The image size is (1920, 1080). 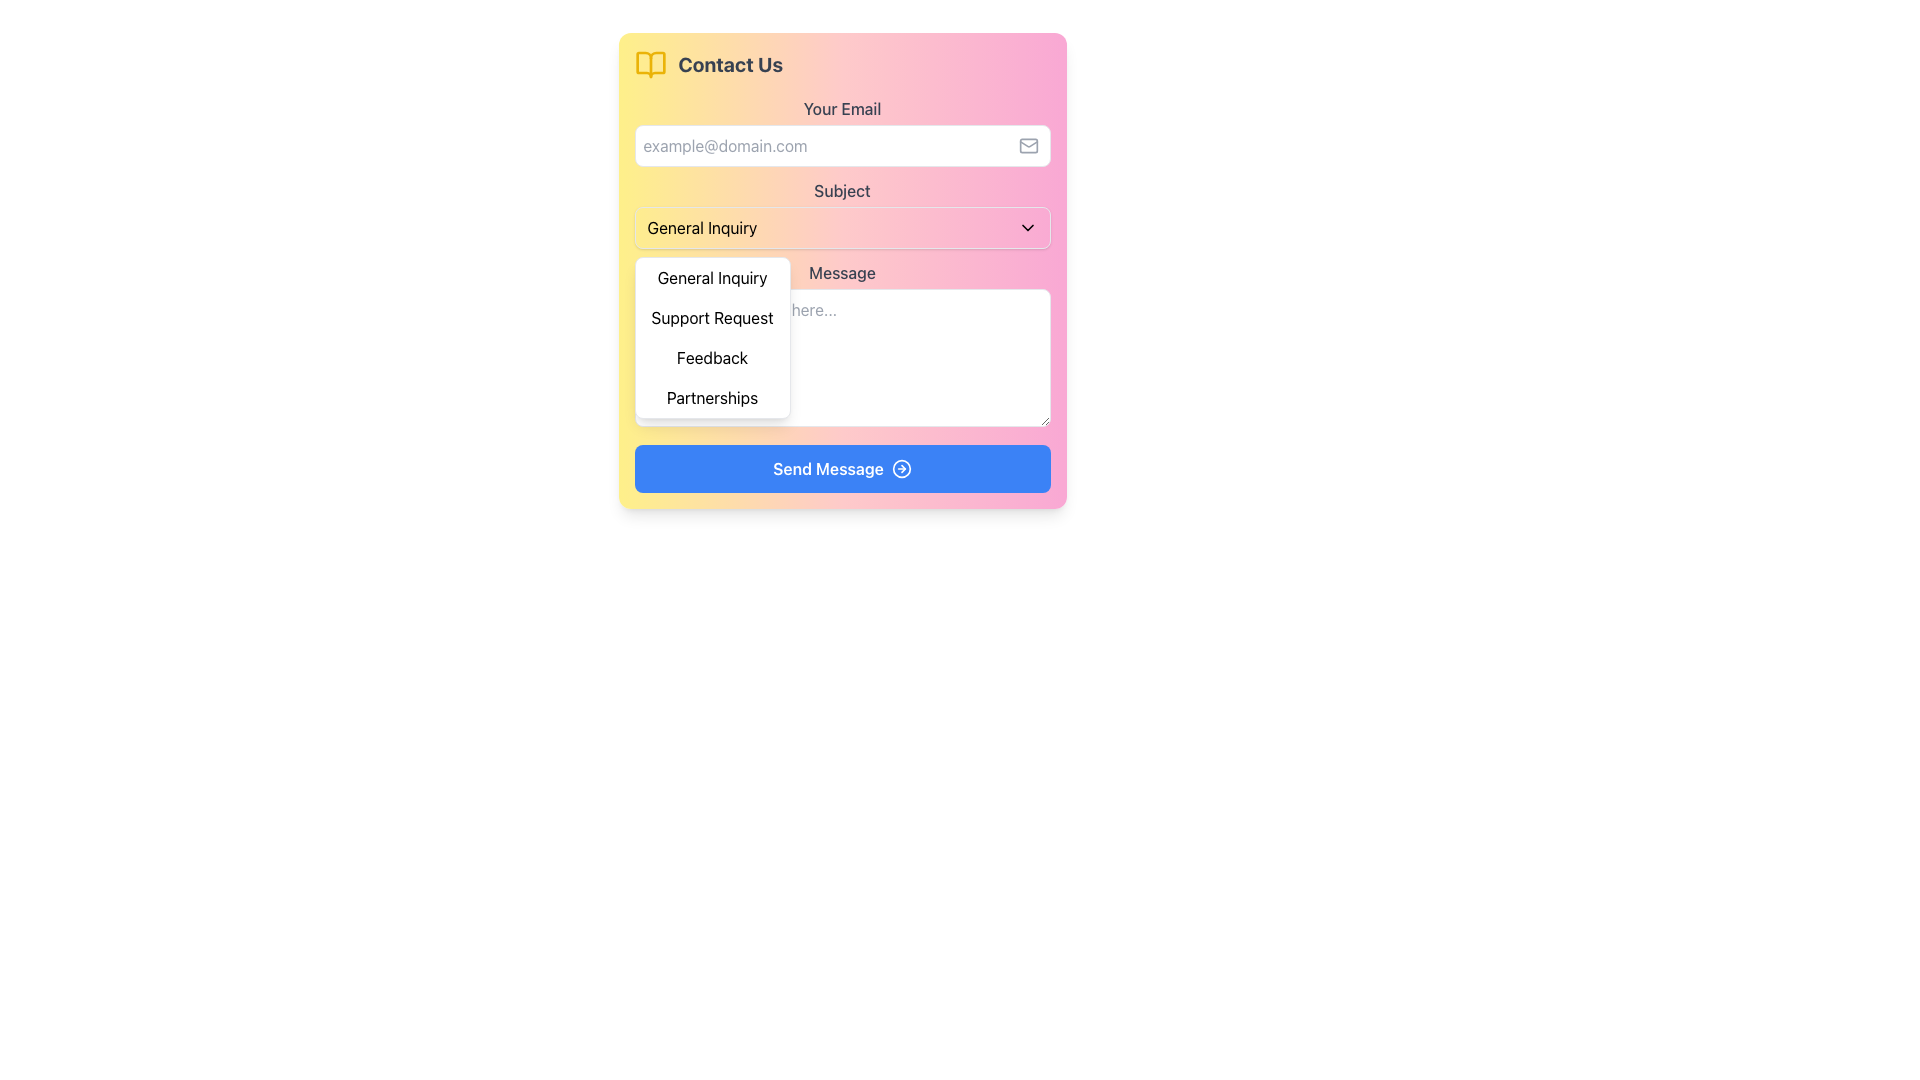 What do you see at coordinates (1027, 145) in the screenshot?
I see `the email icon` at bounding box center [1027, 145].